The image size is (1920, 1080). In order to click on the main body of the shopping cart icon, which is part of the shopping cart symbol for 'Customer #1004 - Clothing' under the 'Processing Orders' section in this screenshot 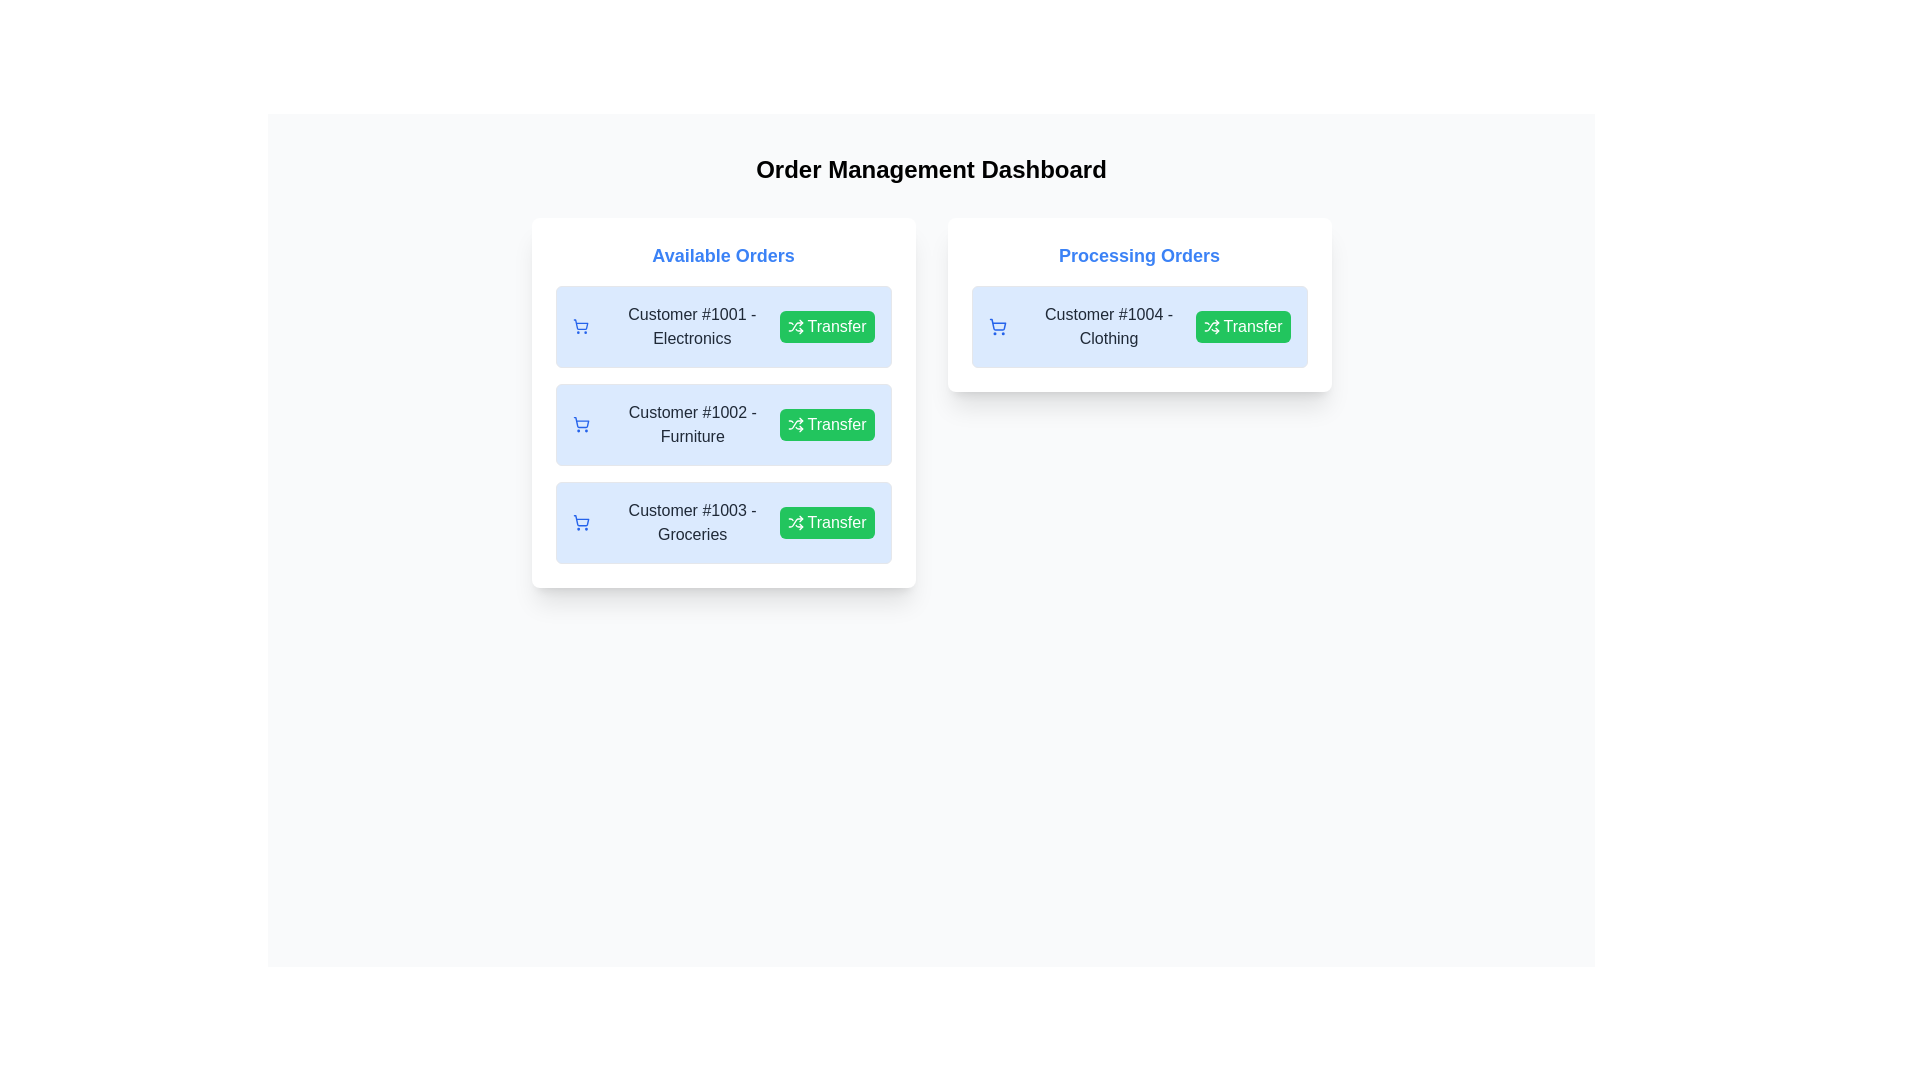, I will do `click(997, 323)`.